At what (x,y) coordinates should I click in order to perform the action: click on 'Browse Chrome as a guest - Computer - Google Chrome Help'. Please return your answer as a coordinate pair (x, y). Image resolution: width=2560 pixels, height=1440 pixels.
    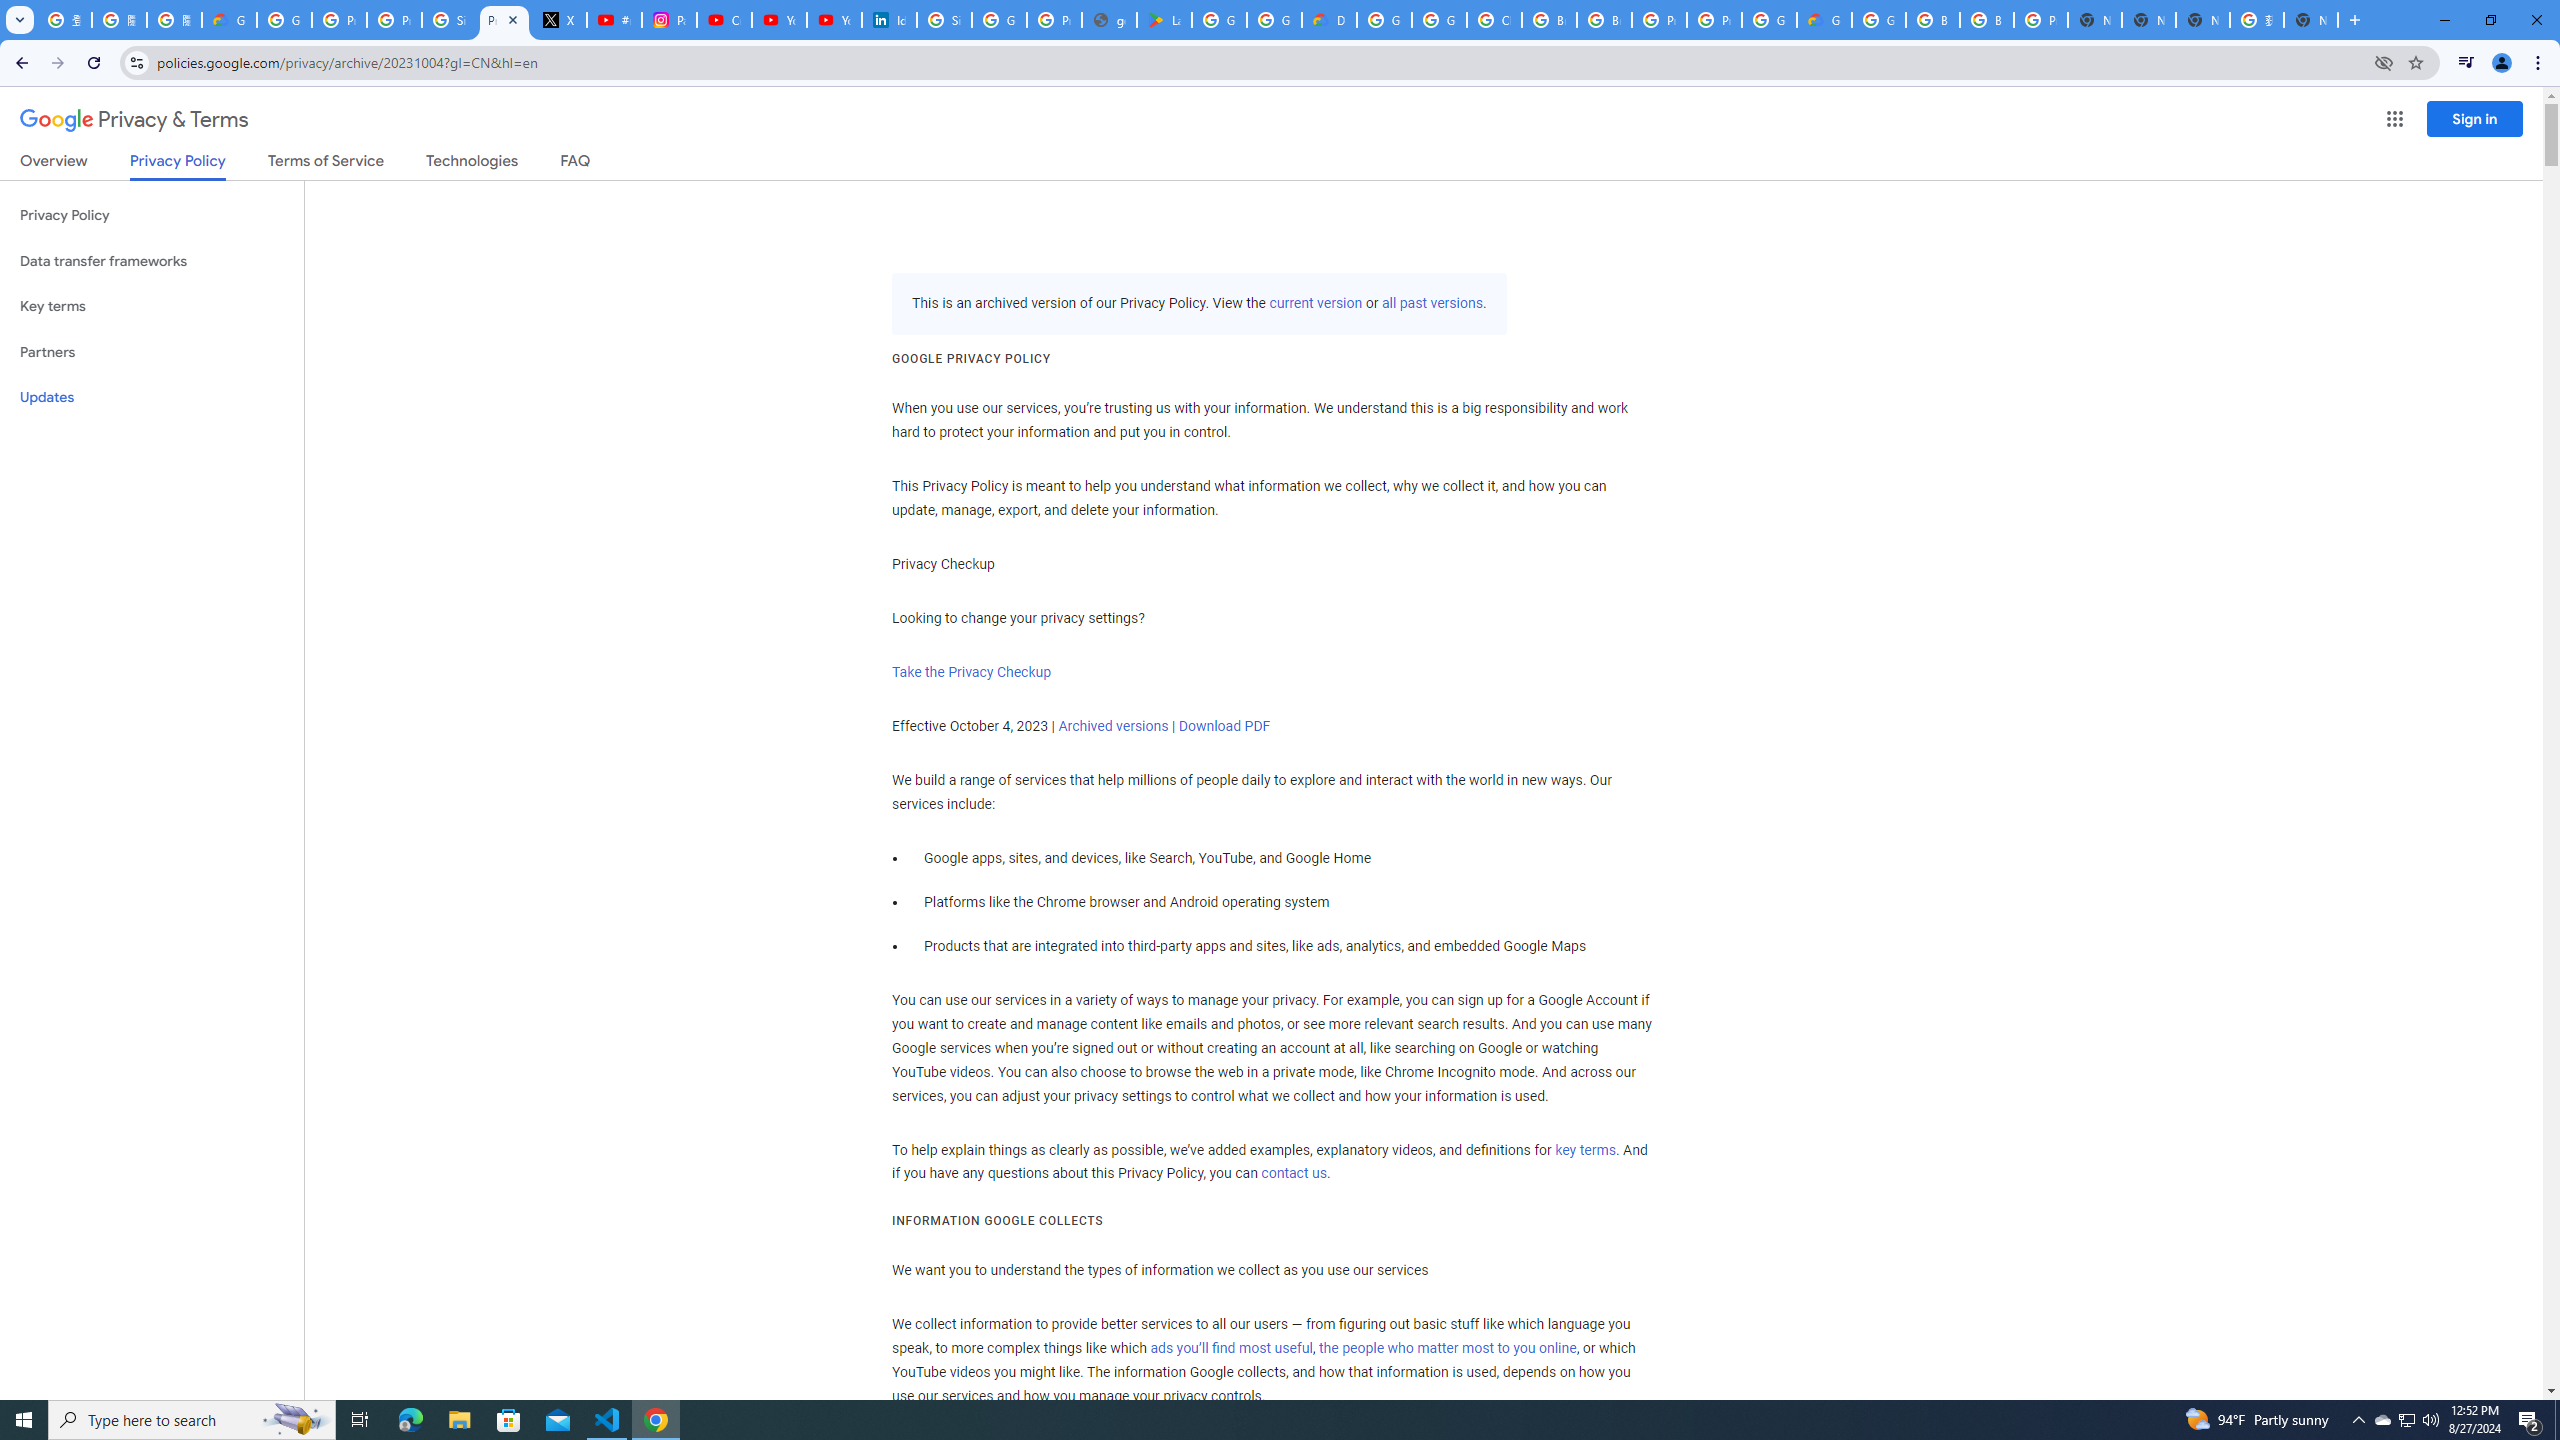
    Looking at the image, I should click on (1932, 19).